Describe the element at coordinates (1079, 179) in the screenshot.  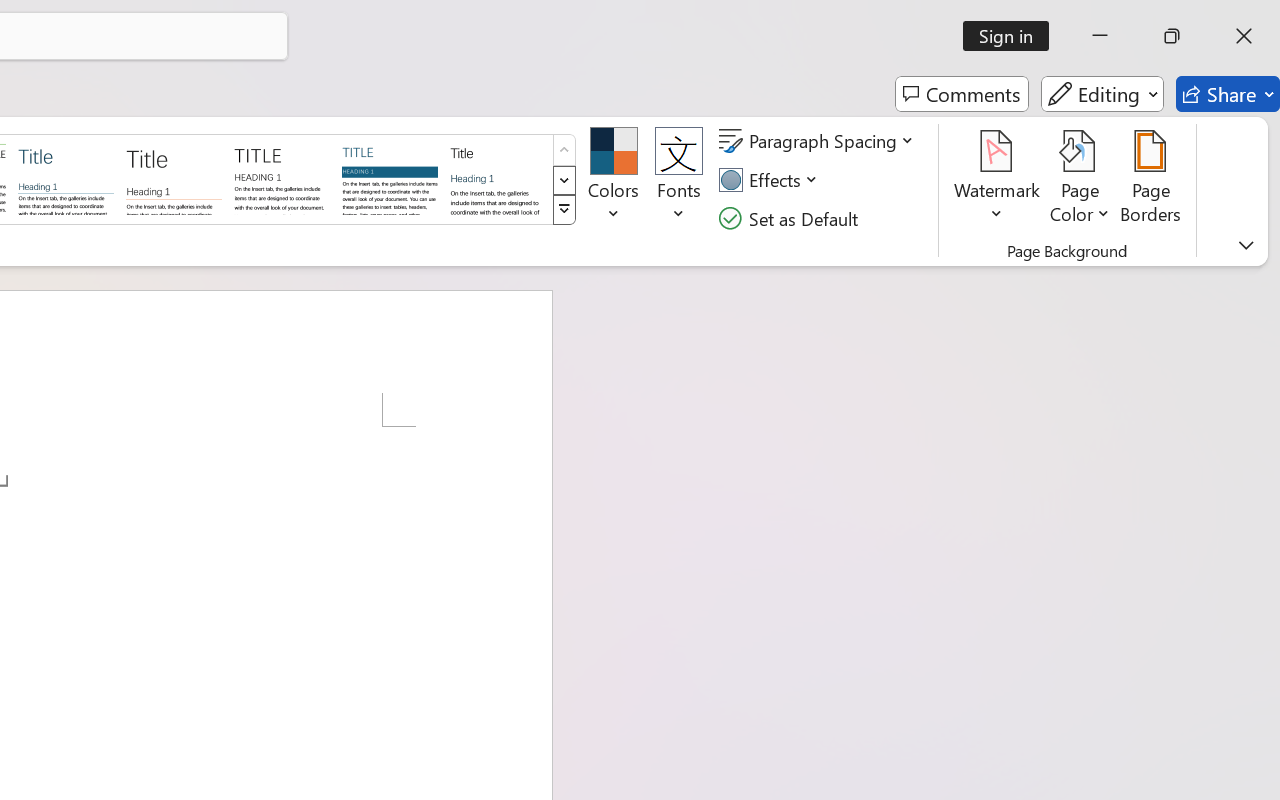
I see `'Page Color'` at that location.